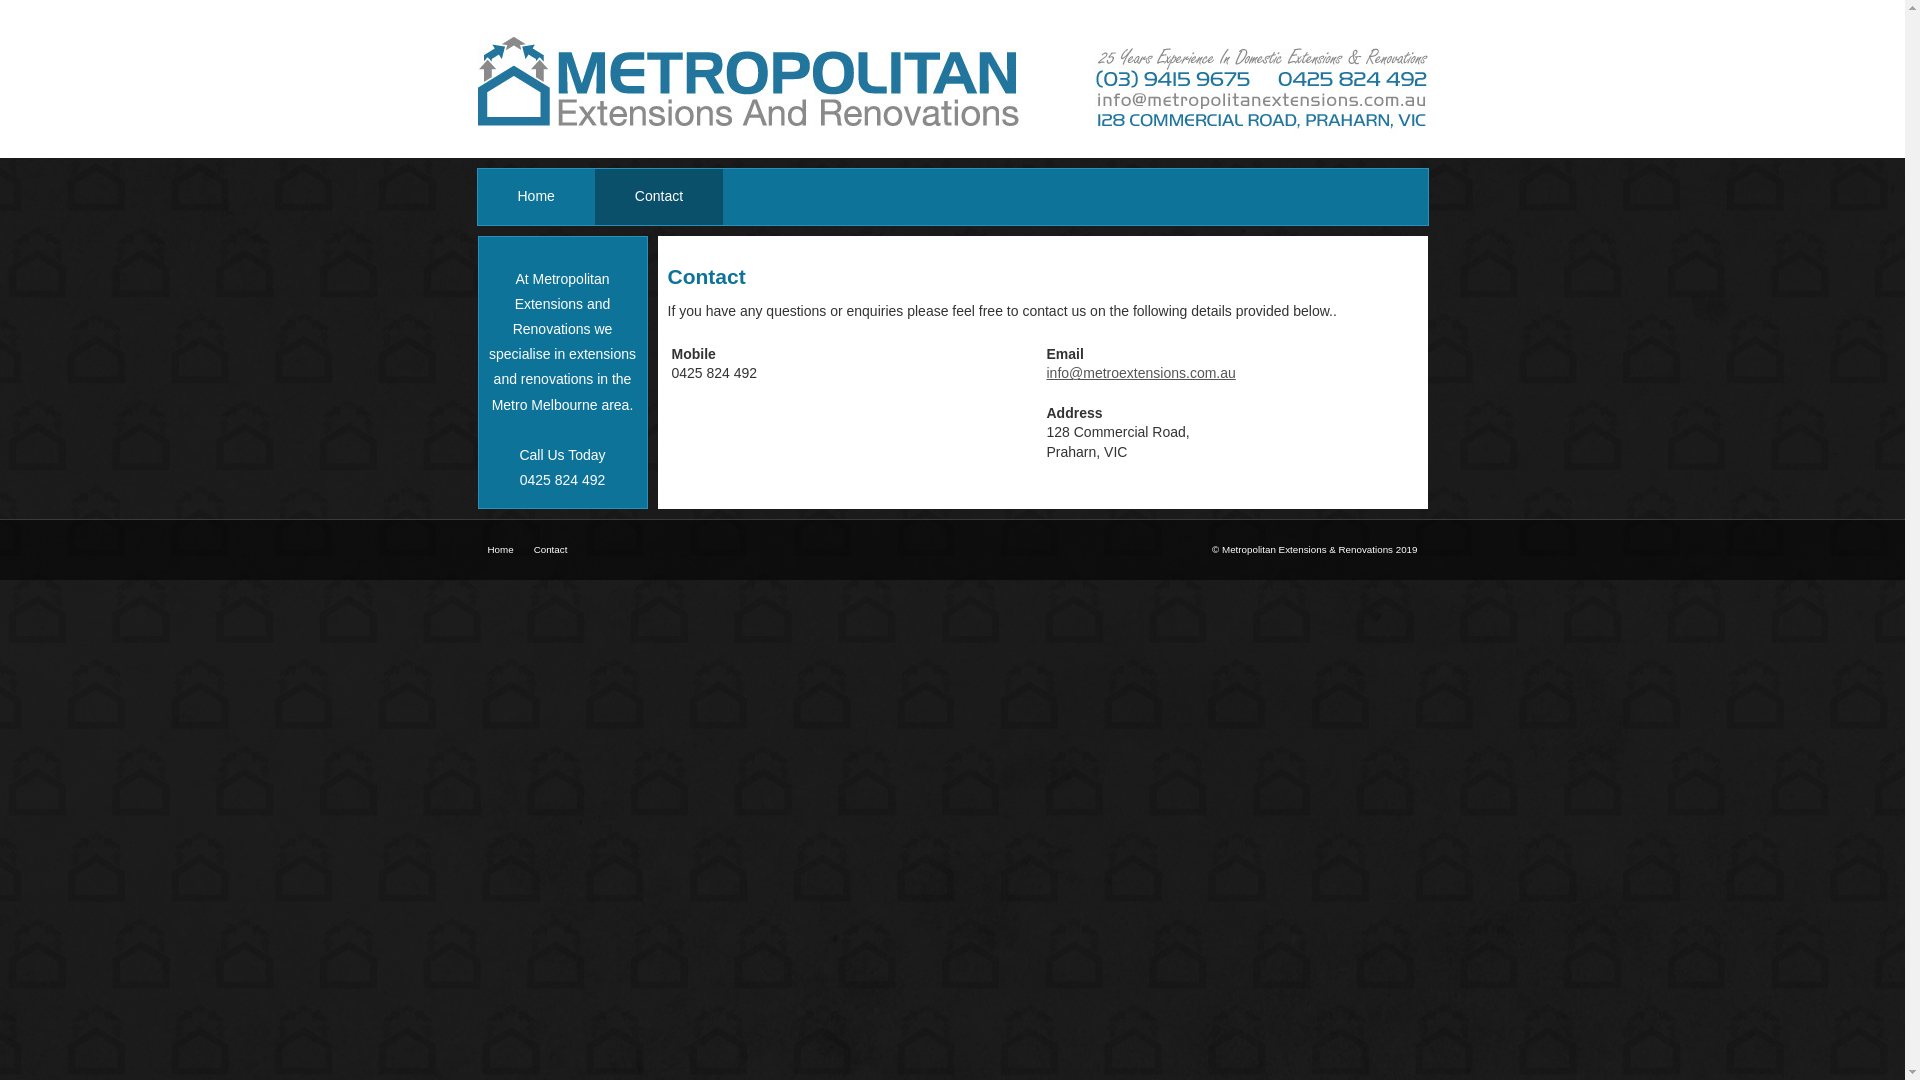  Describe the element at coordinates (523, 550) in the screenshot. I see `'Contact'` at that location.